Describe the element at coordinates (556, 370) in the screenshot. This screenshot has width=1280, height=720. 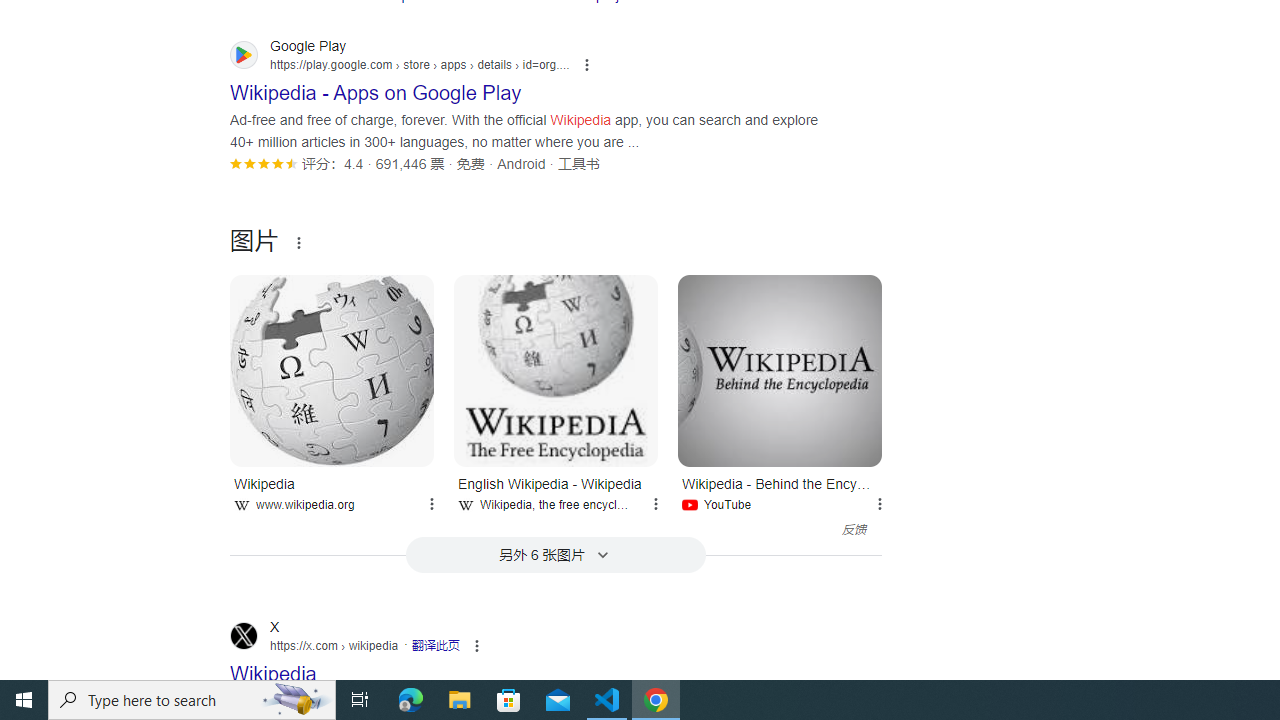
I see `'English Wikipedia - Wikipedia'` at that location.